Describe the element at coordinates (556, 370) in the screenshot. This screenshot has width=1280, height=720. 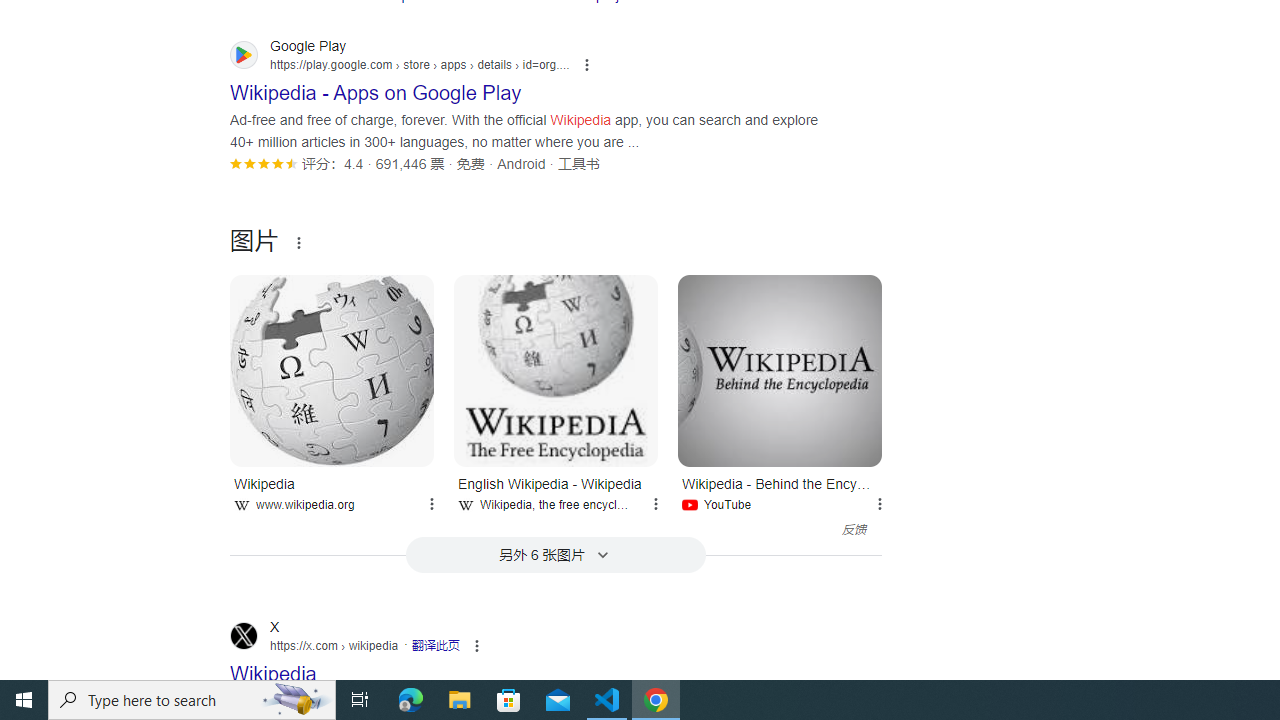
I see `'English Wikipedia - Wikipedia'` at that location.